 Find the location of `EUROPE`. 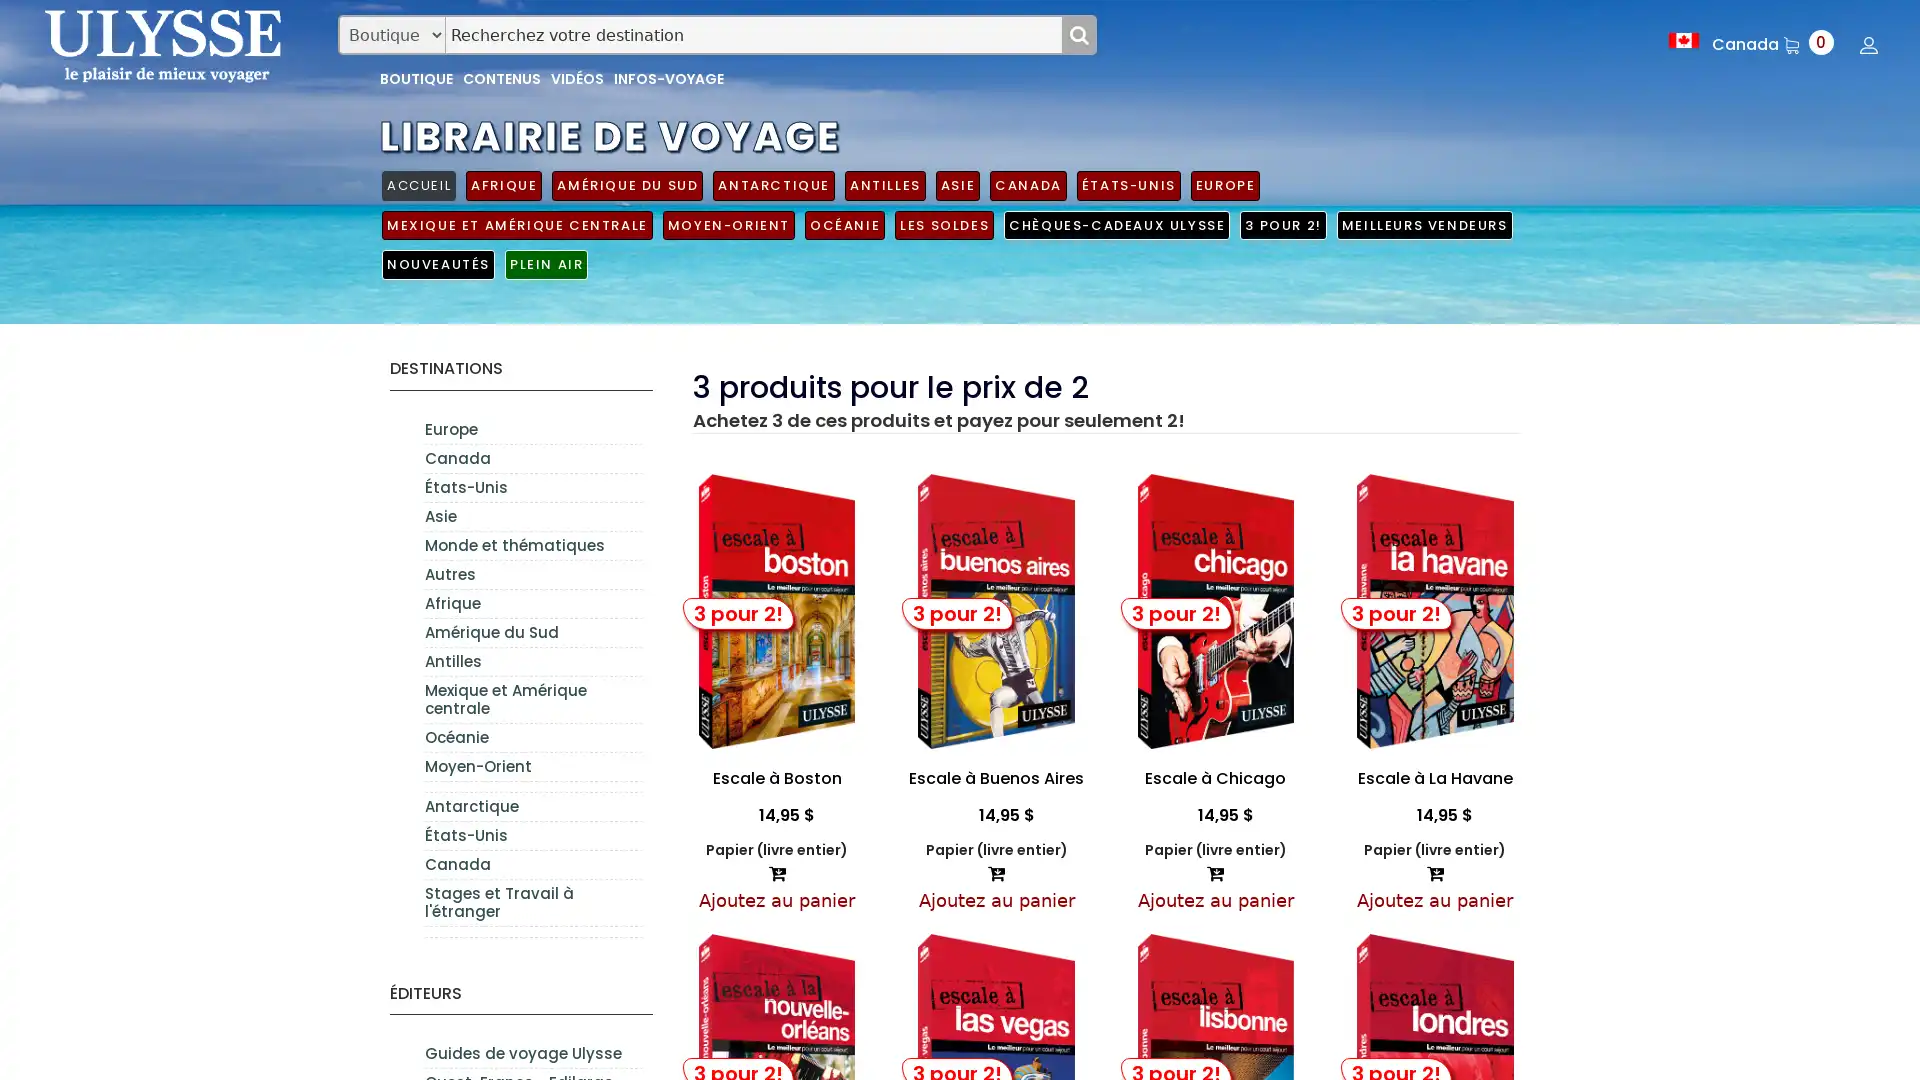

EUROPE is located at coordinates (1223, 185).